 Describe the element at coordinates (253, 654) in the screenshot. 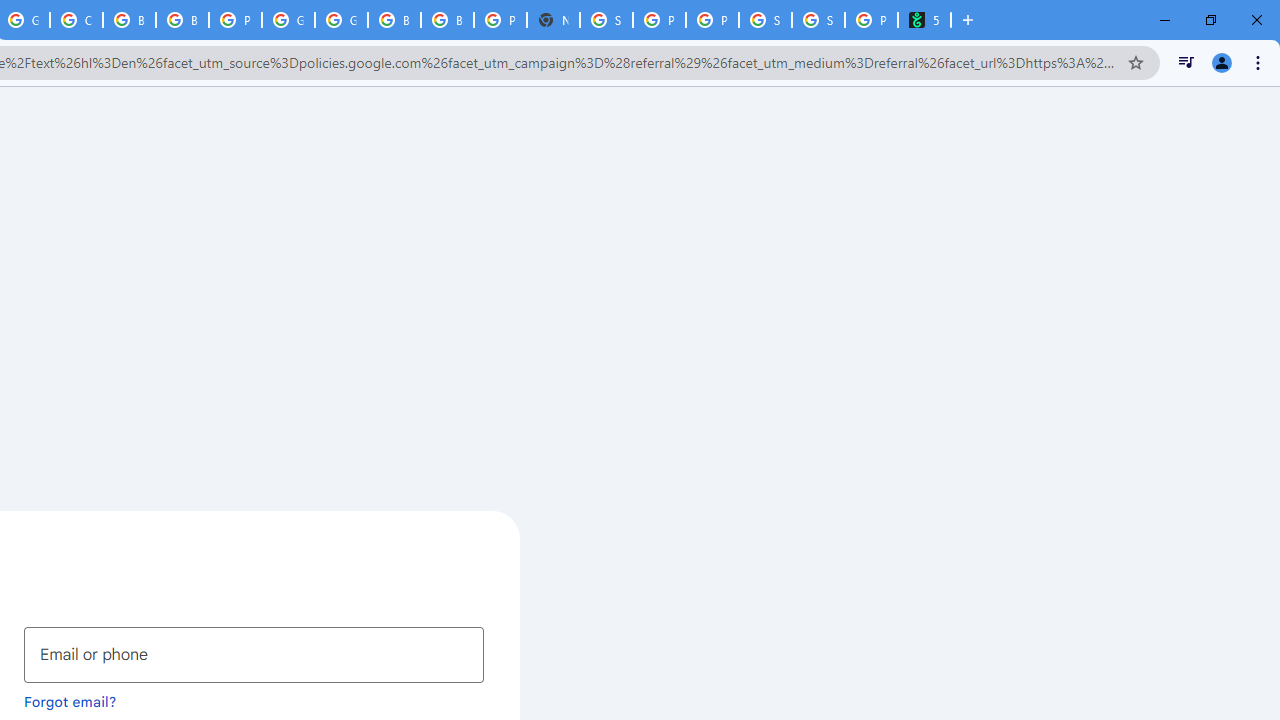

I see `'Email or phone'` at that location.